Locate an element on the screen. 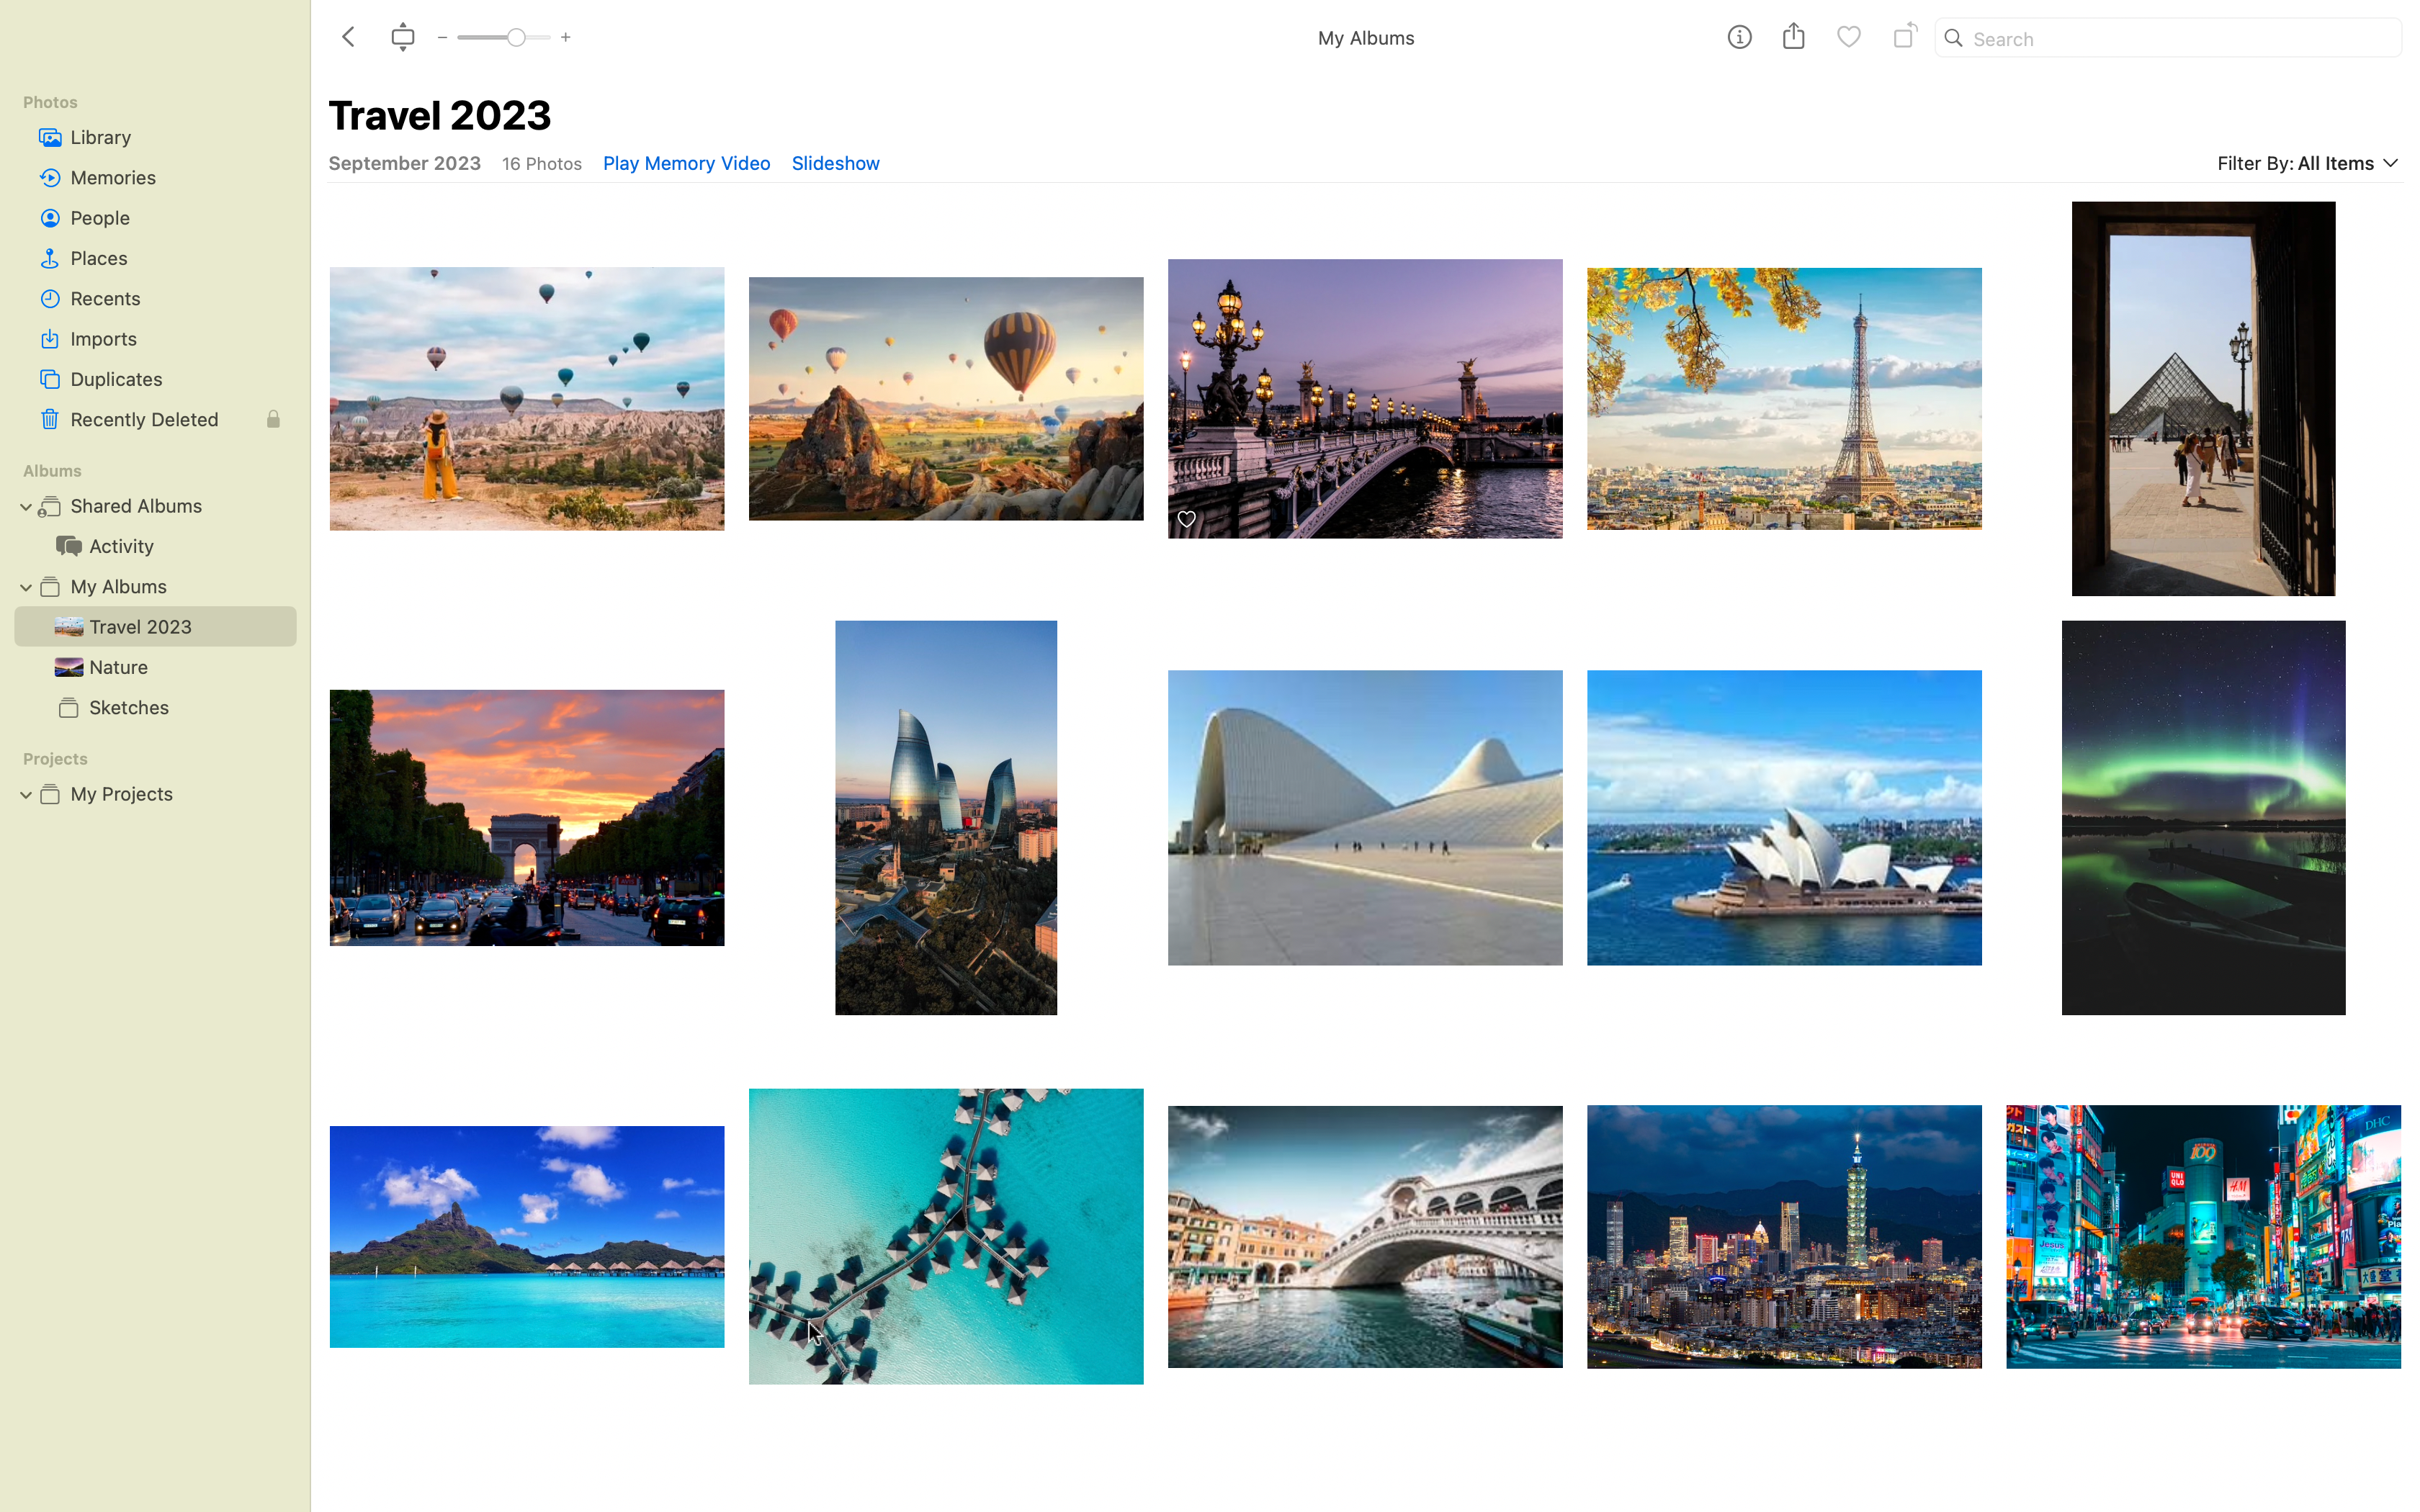  In the "Nature" album, use the upper toolbar to zoom in on the images is located at coordinates (148, 665).